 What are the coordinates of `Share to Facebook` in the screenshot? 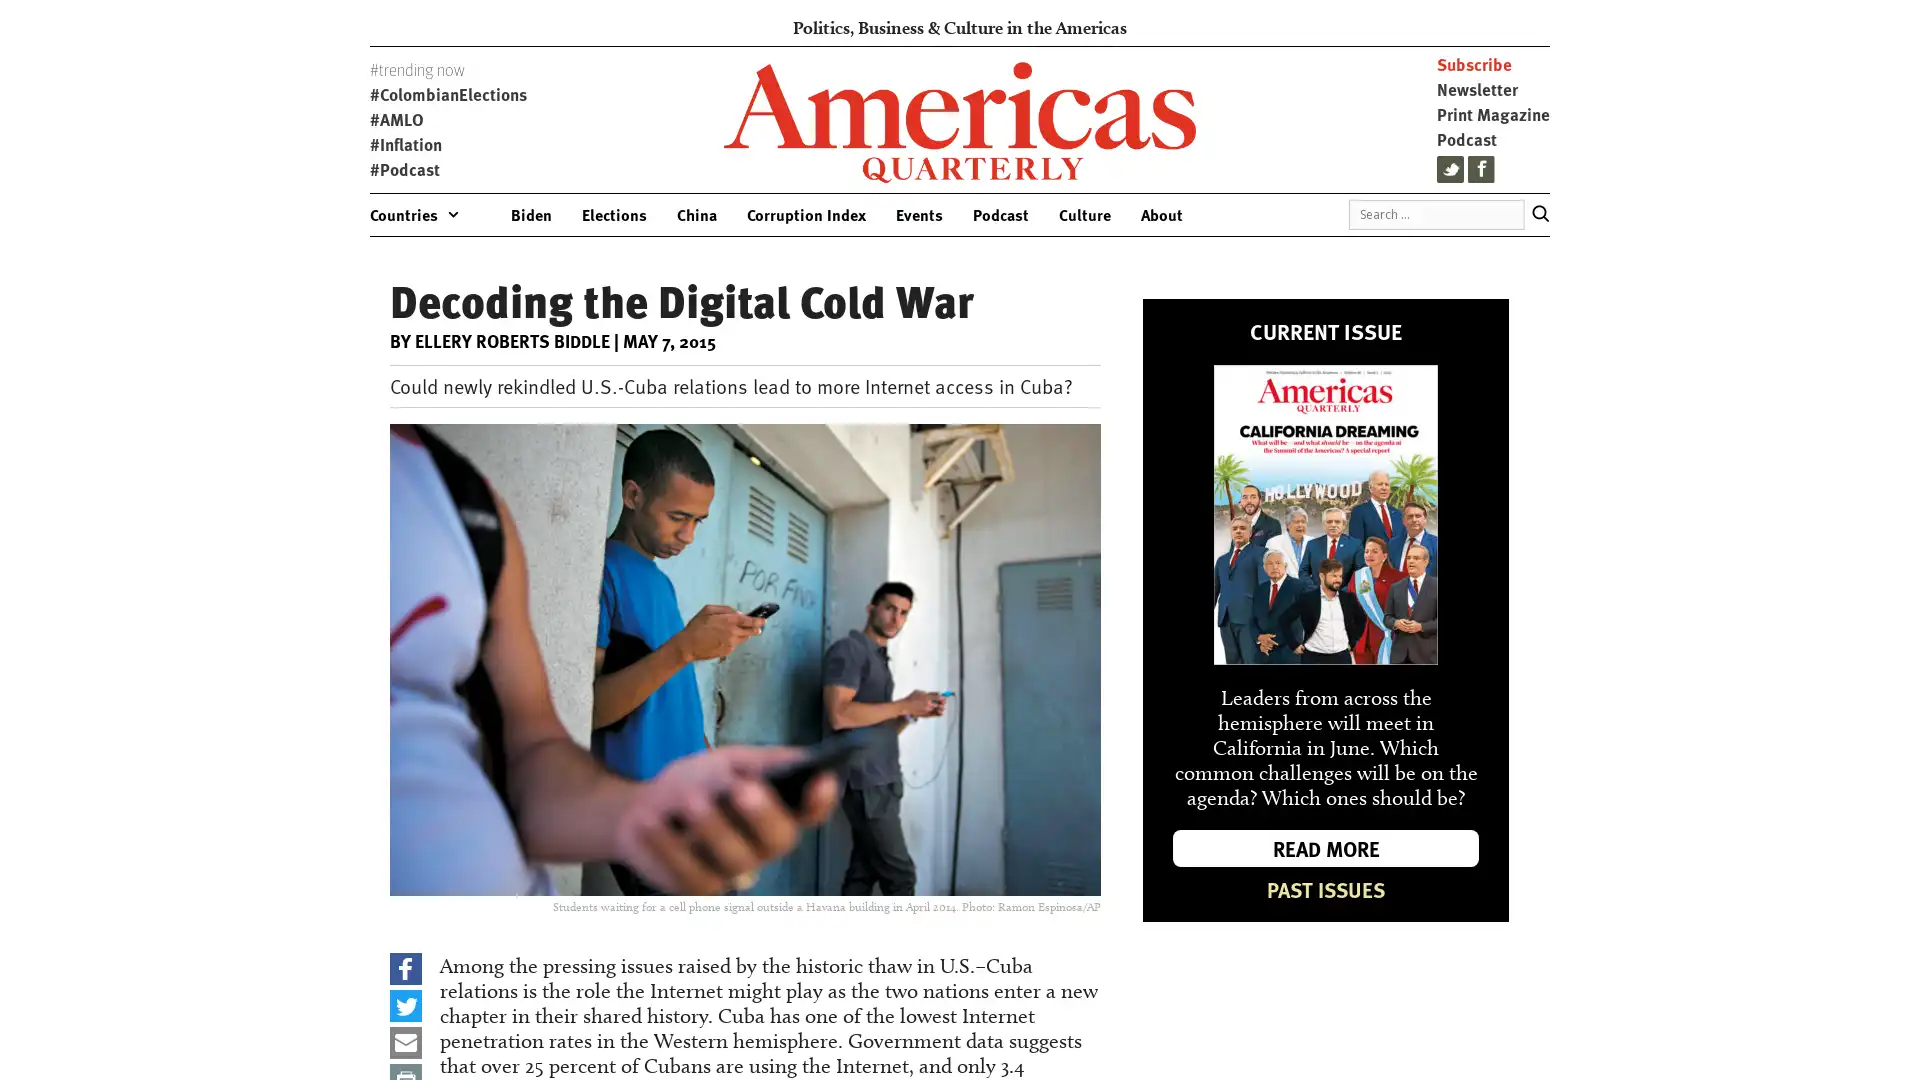 It's located at (405, 967).